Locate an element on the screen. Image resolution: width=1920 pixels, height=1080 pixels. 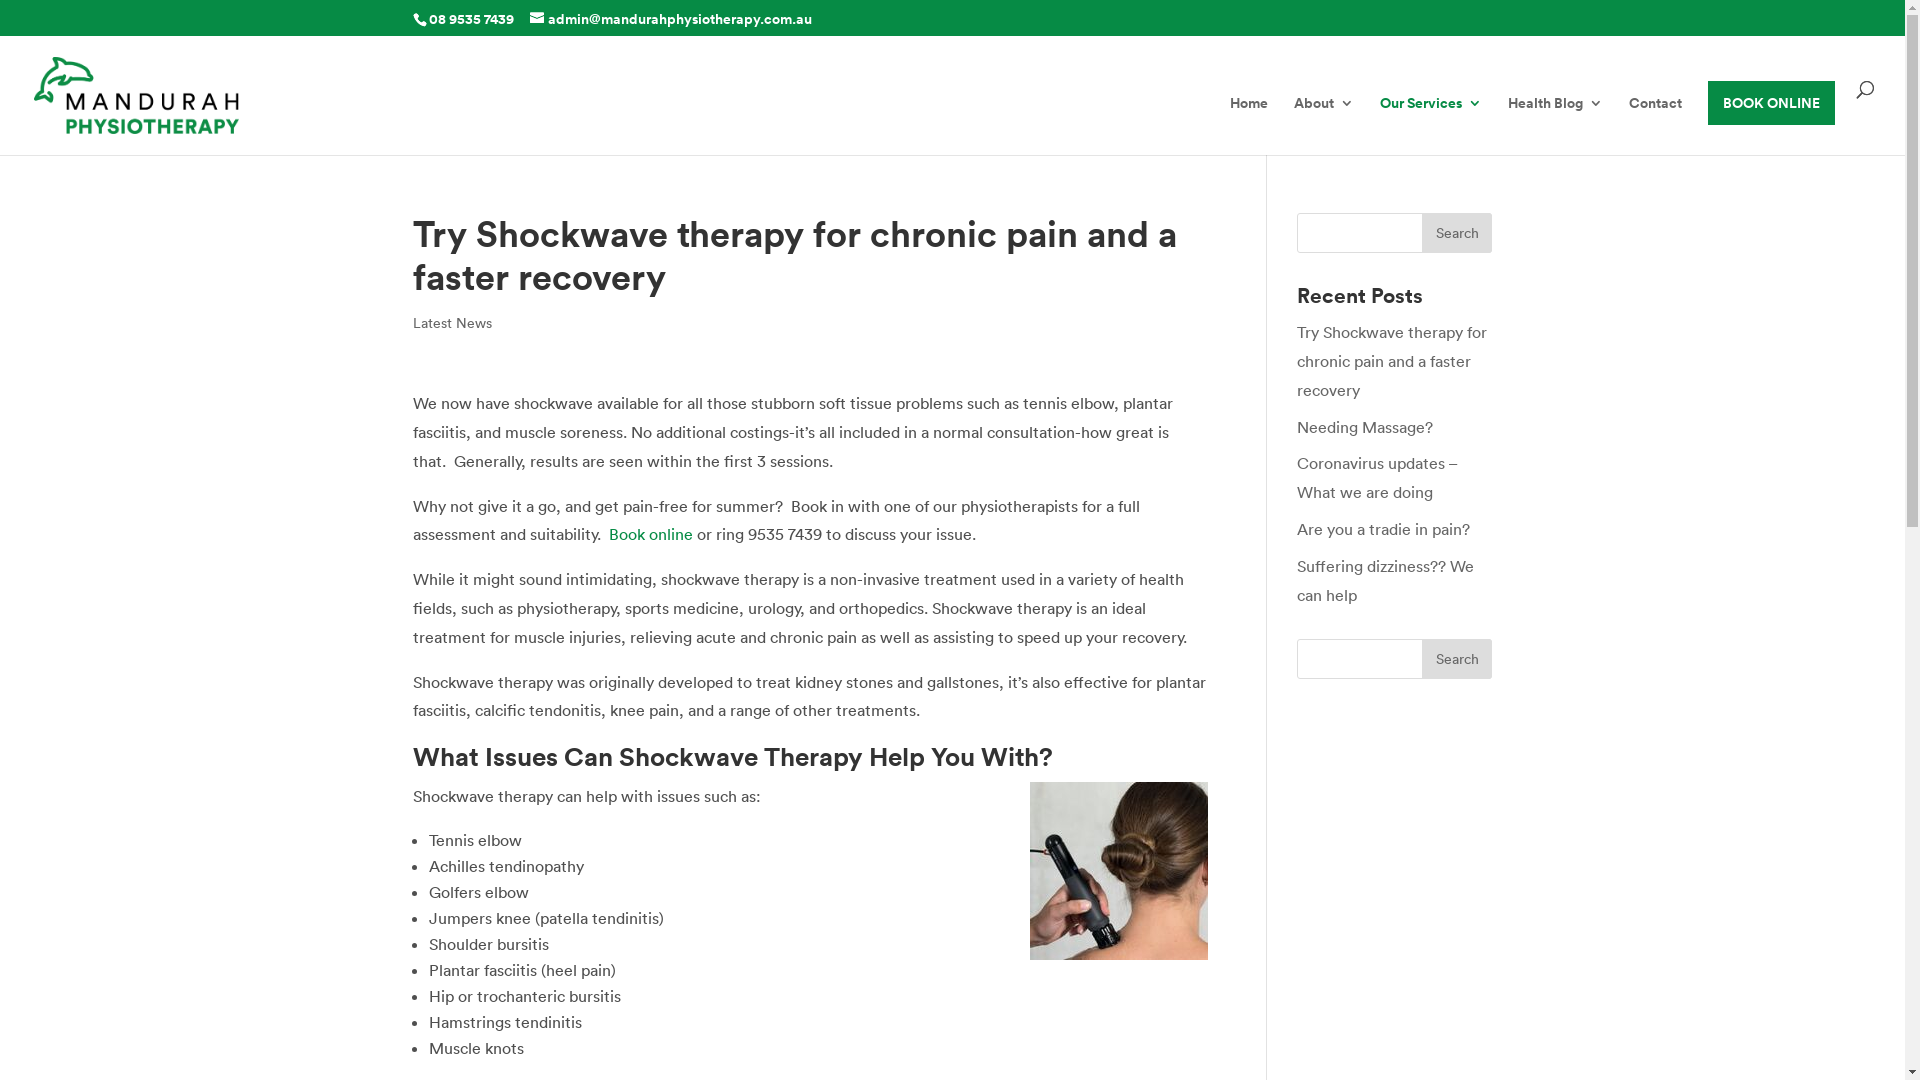
'Latest News' is located at coordinates (411, 322).